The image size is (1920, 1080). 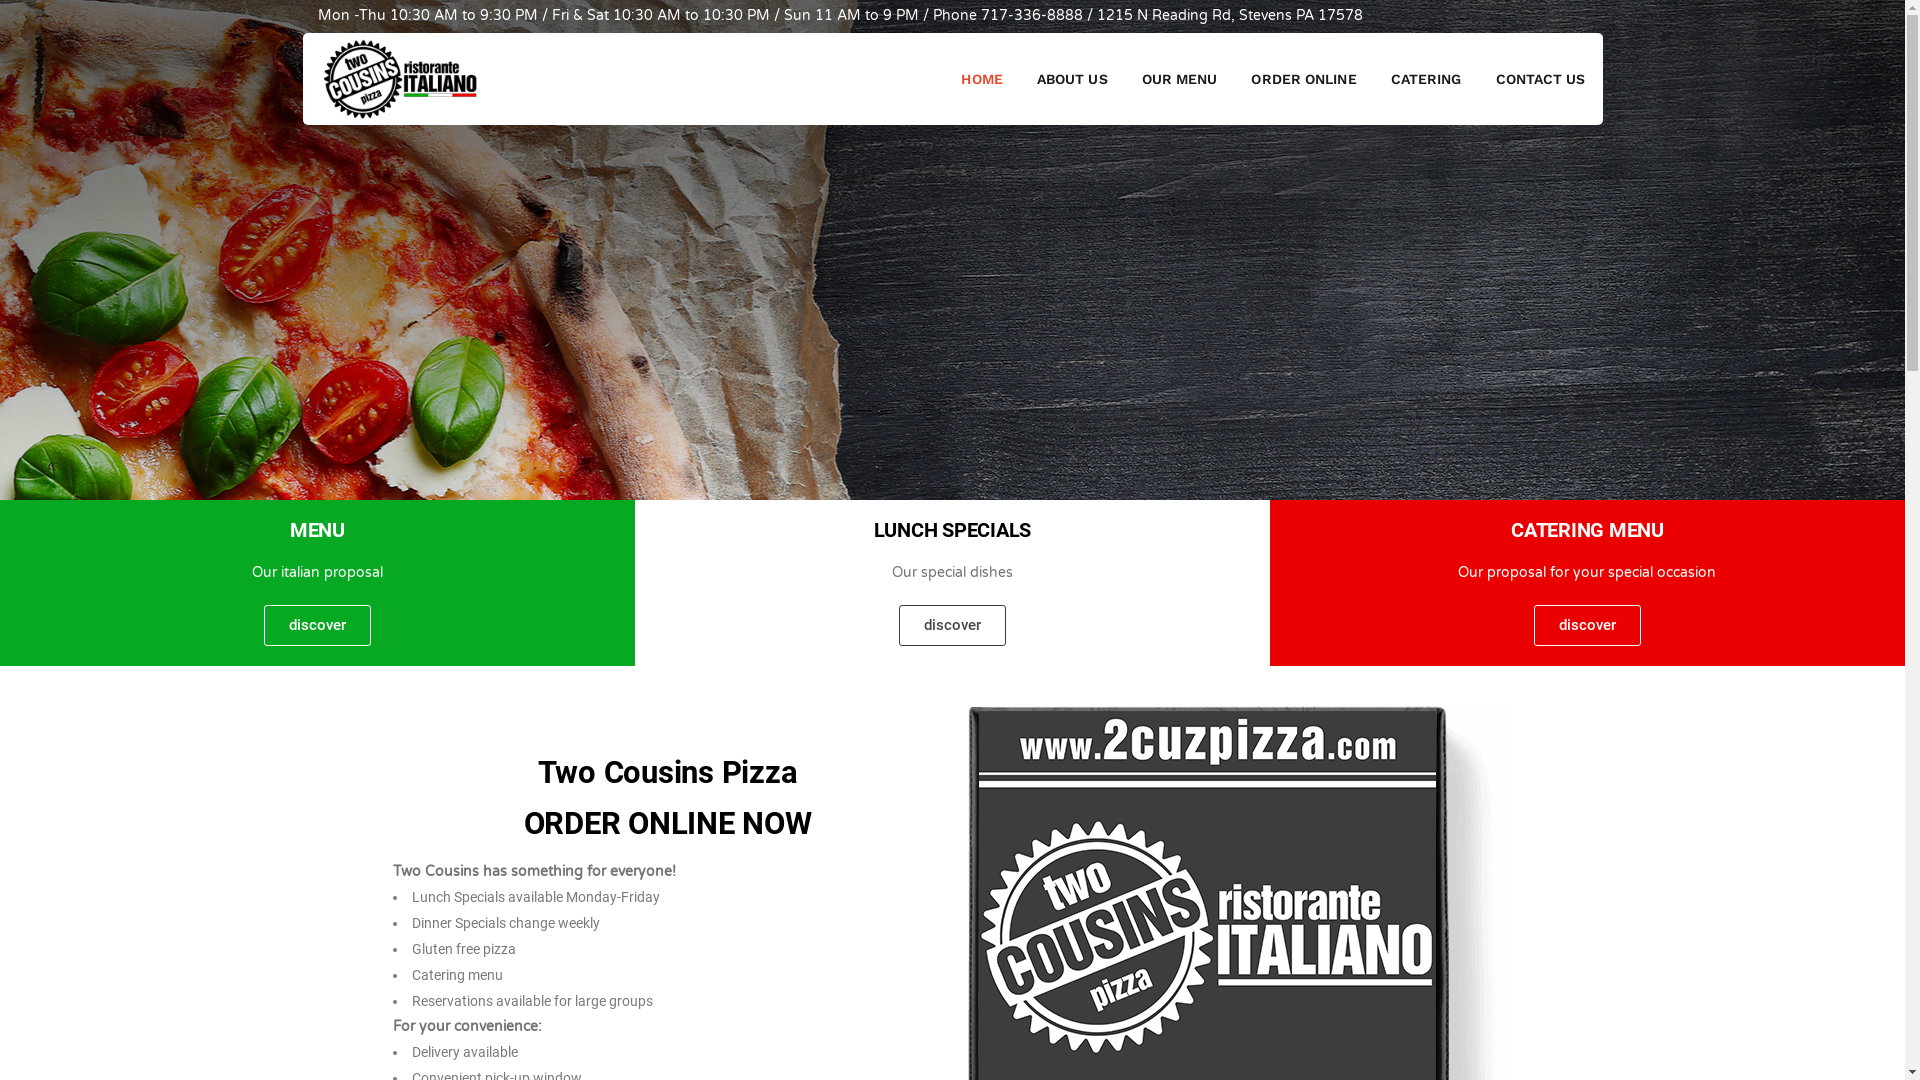 I want to click on 'CATERING', so click(x=1425, y=77).